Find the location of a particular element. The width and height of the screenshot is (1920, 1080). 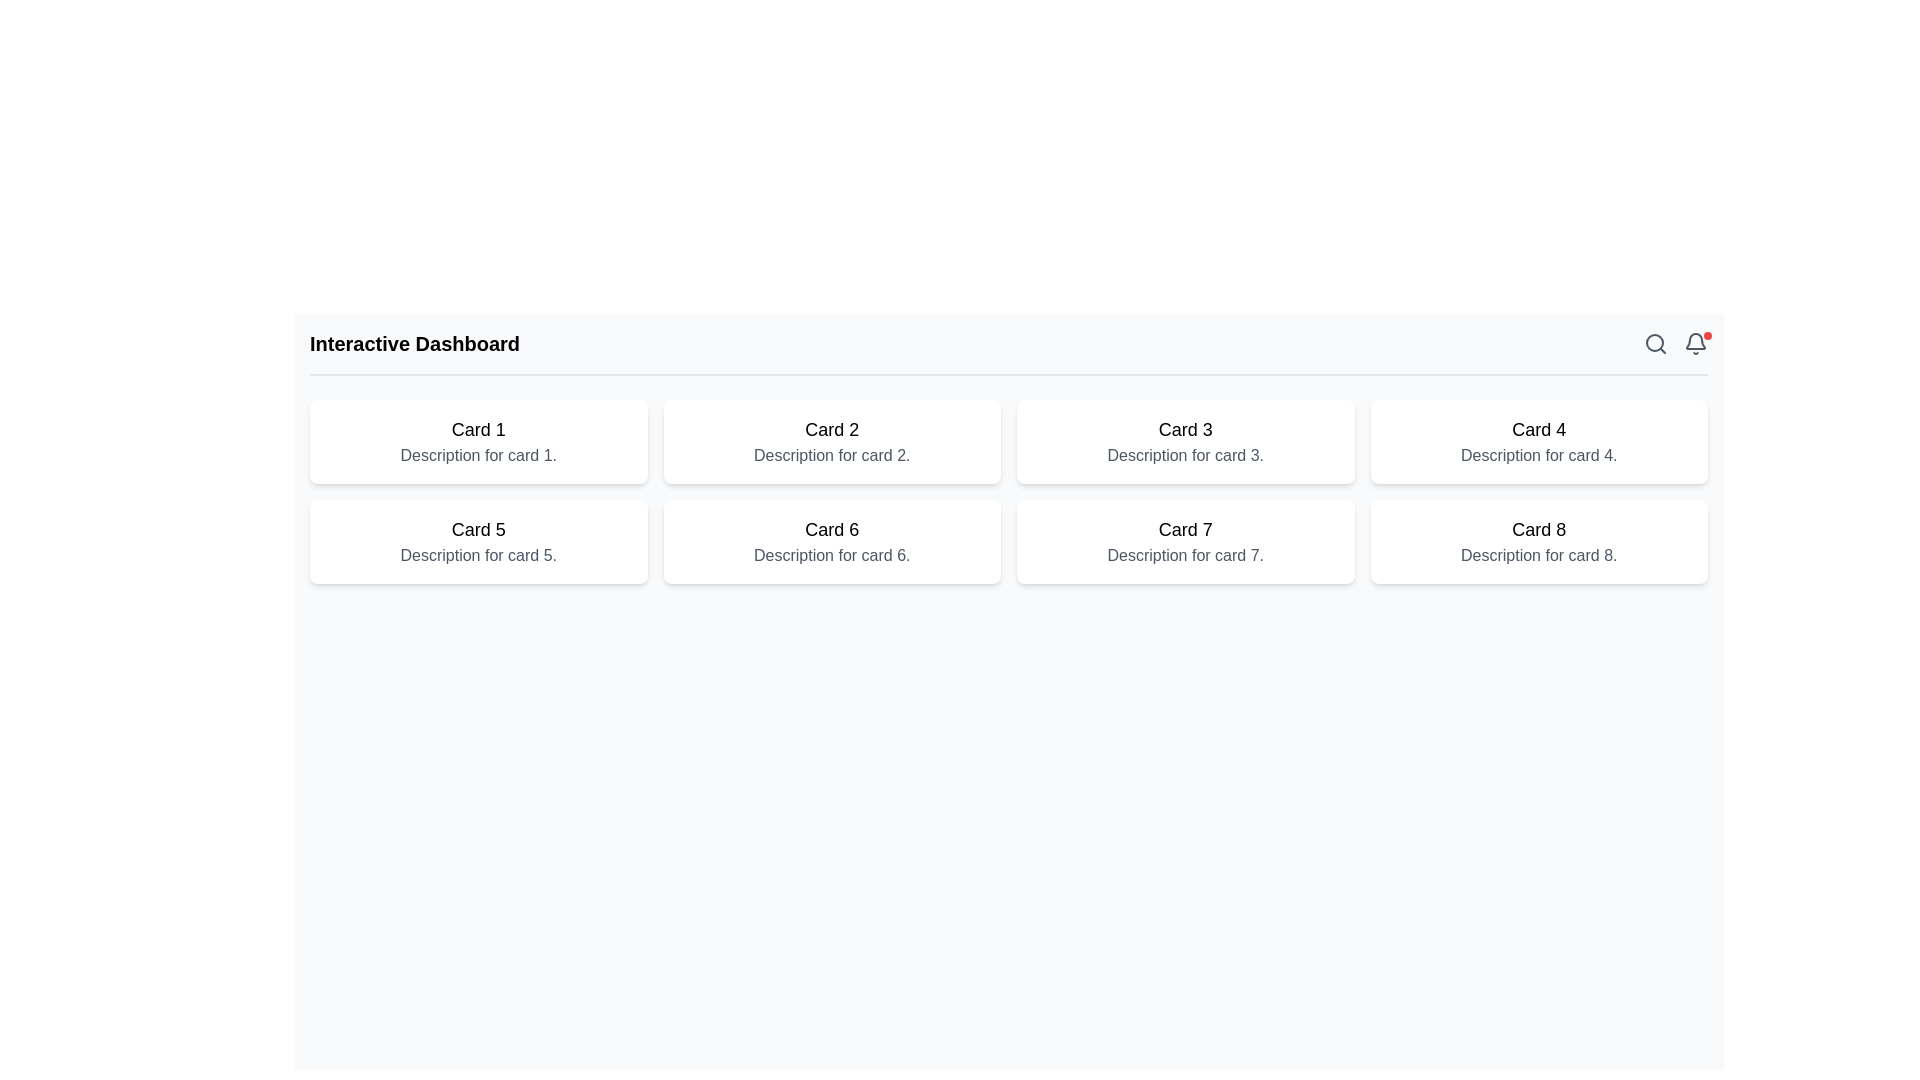

the static text element that serves as the title or label for the card located at the upper section of the card in the second row, fourth column of the grid layout is located at coordinates (1538, 528).